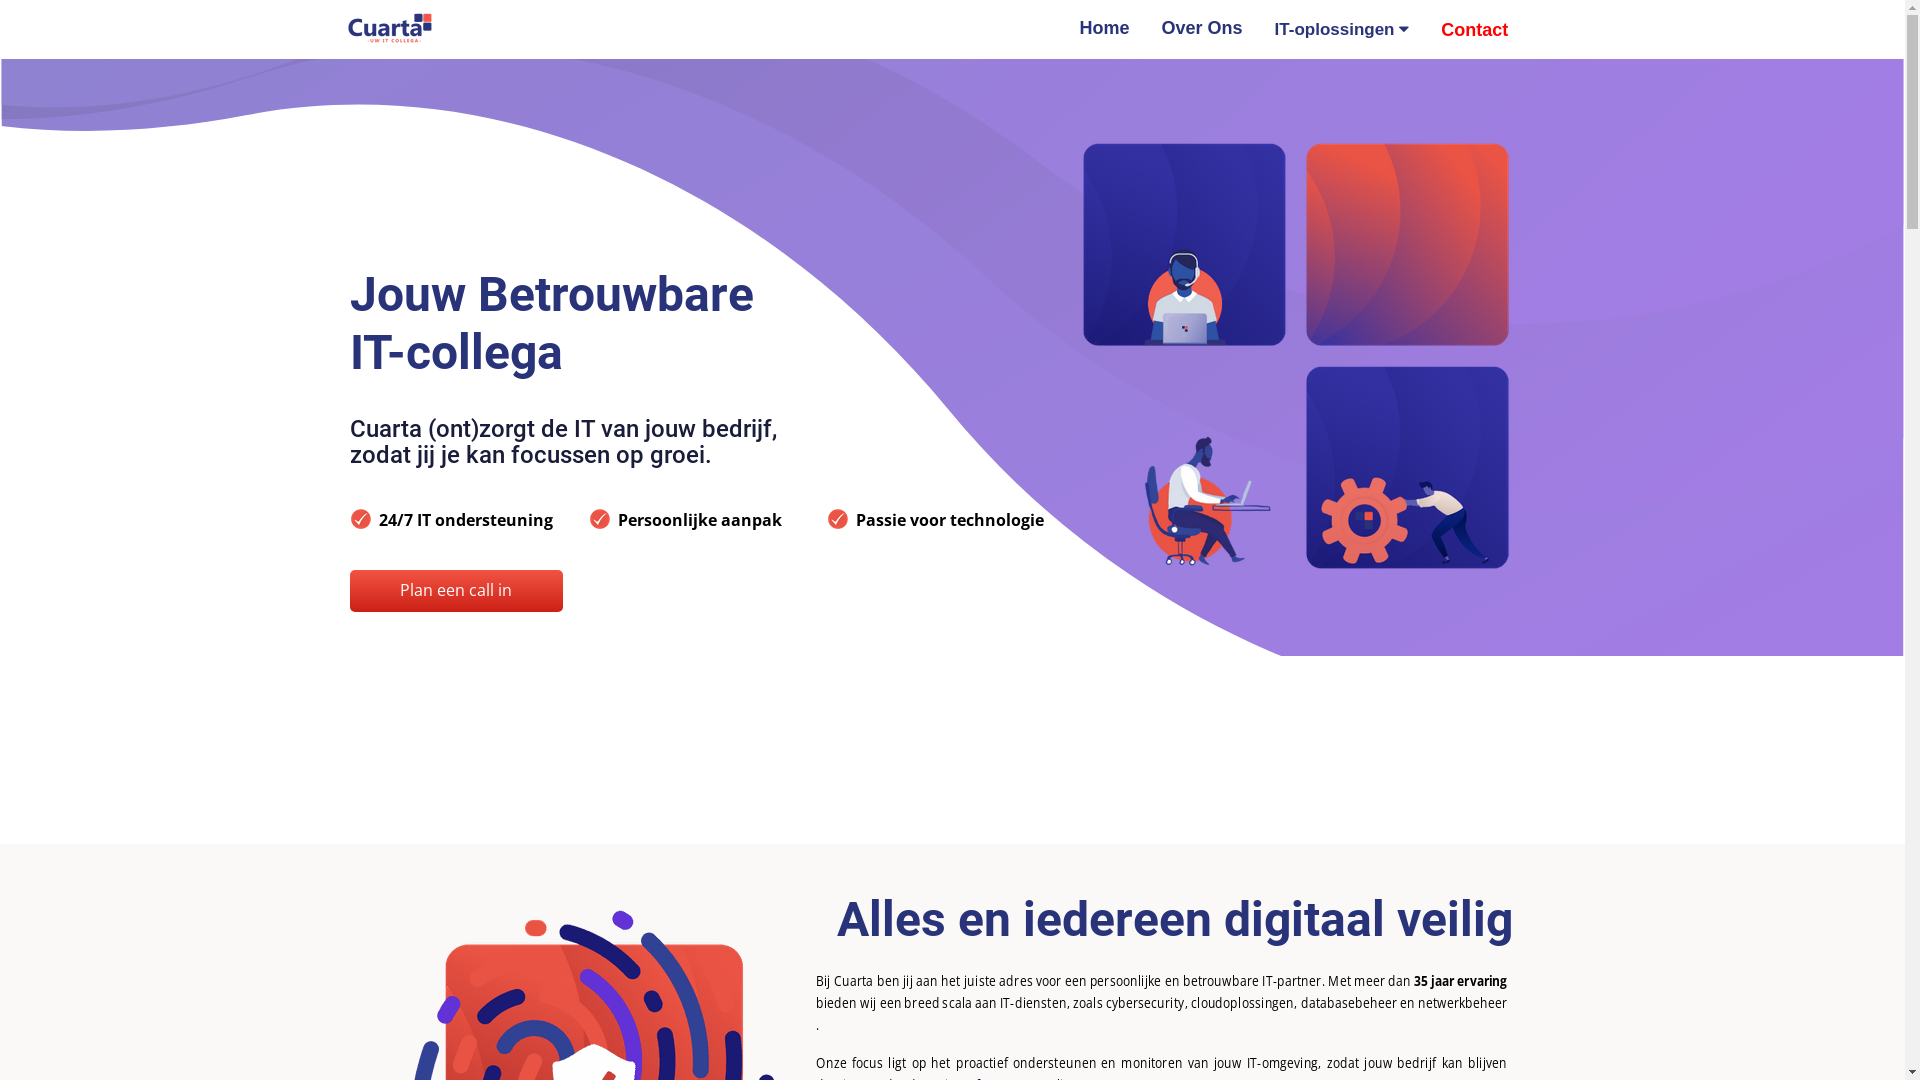  What do you see at coordinates (455, 589) in the screenshot?
I see `'Plan een call in'` at bounding box center [455, 589].